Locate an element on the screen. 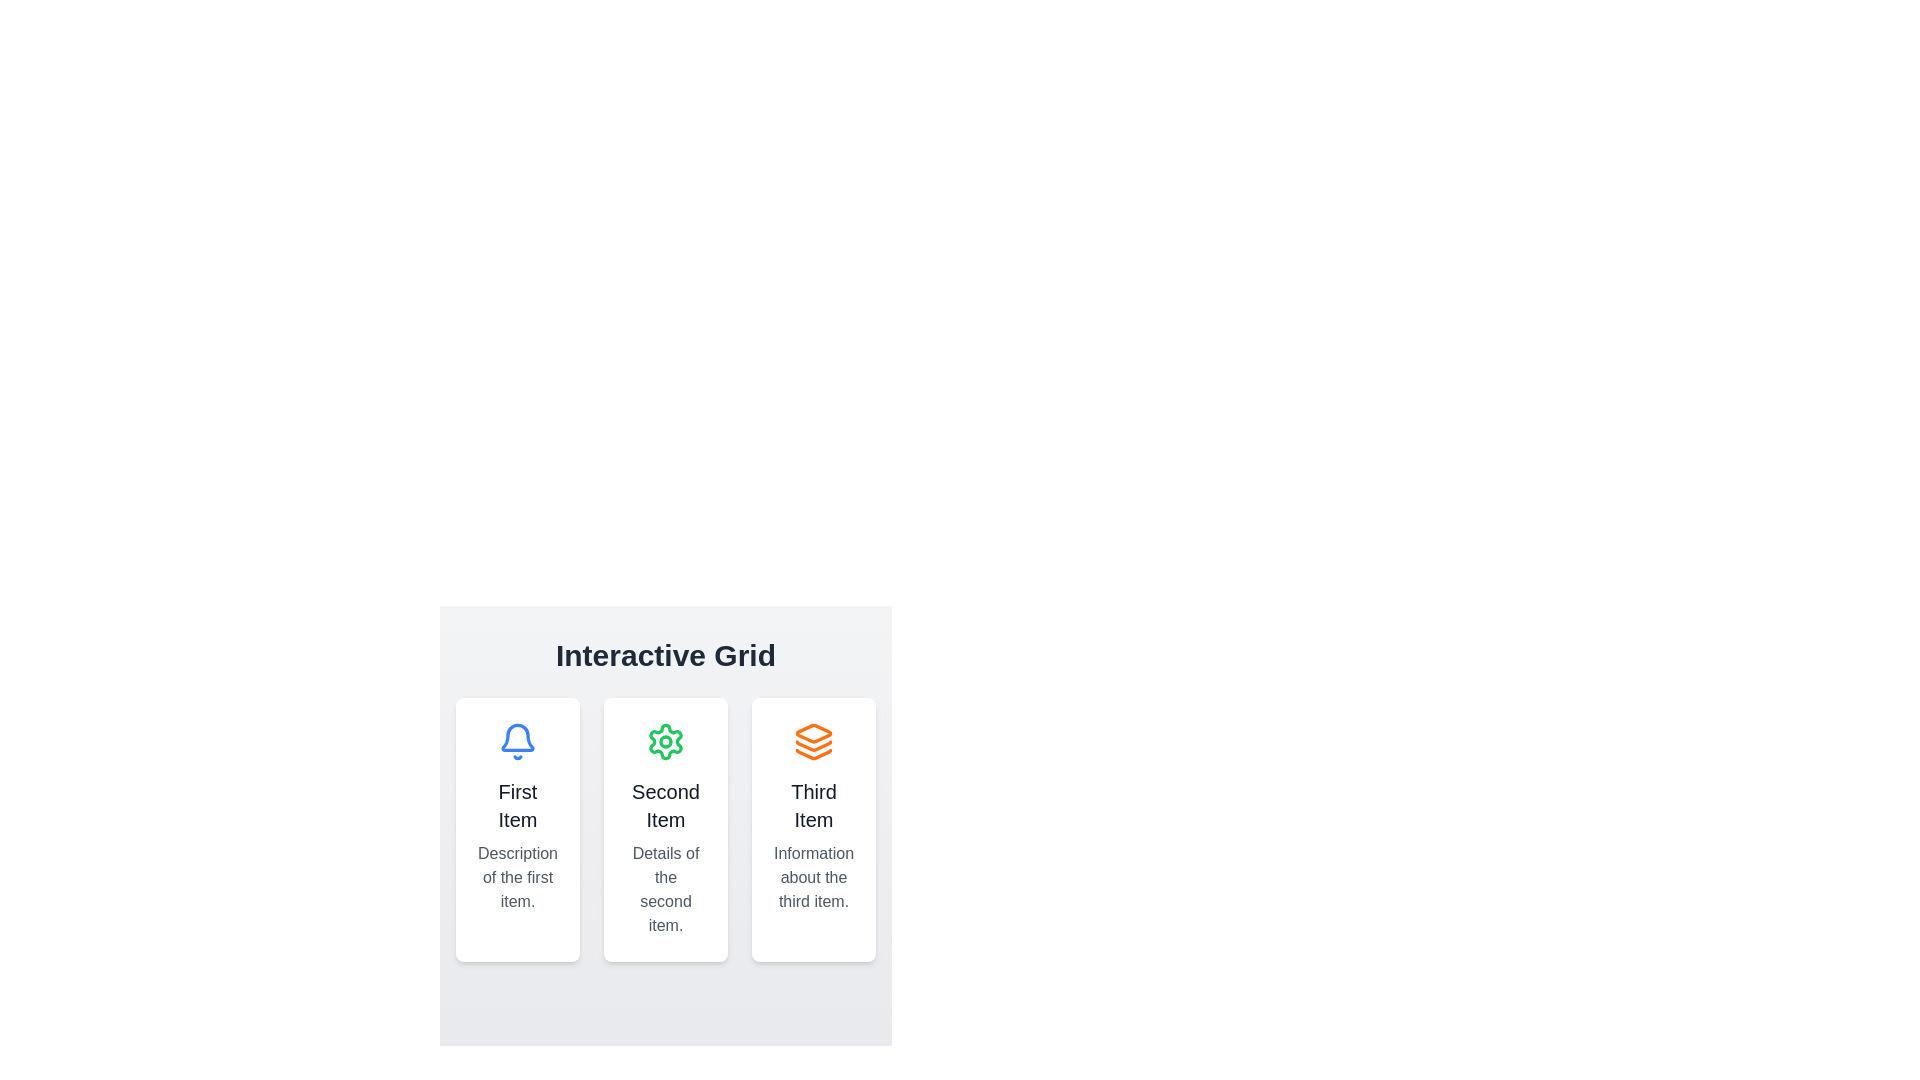  the gear icon in the central area of the second card labeled 'Second Item' is located at coordinates (666, 741).